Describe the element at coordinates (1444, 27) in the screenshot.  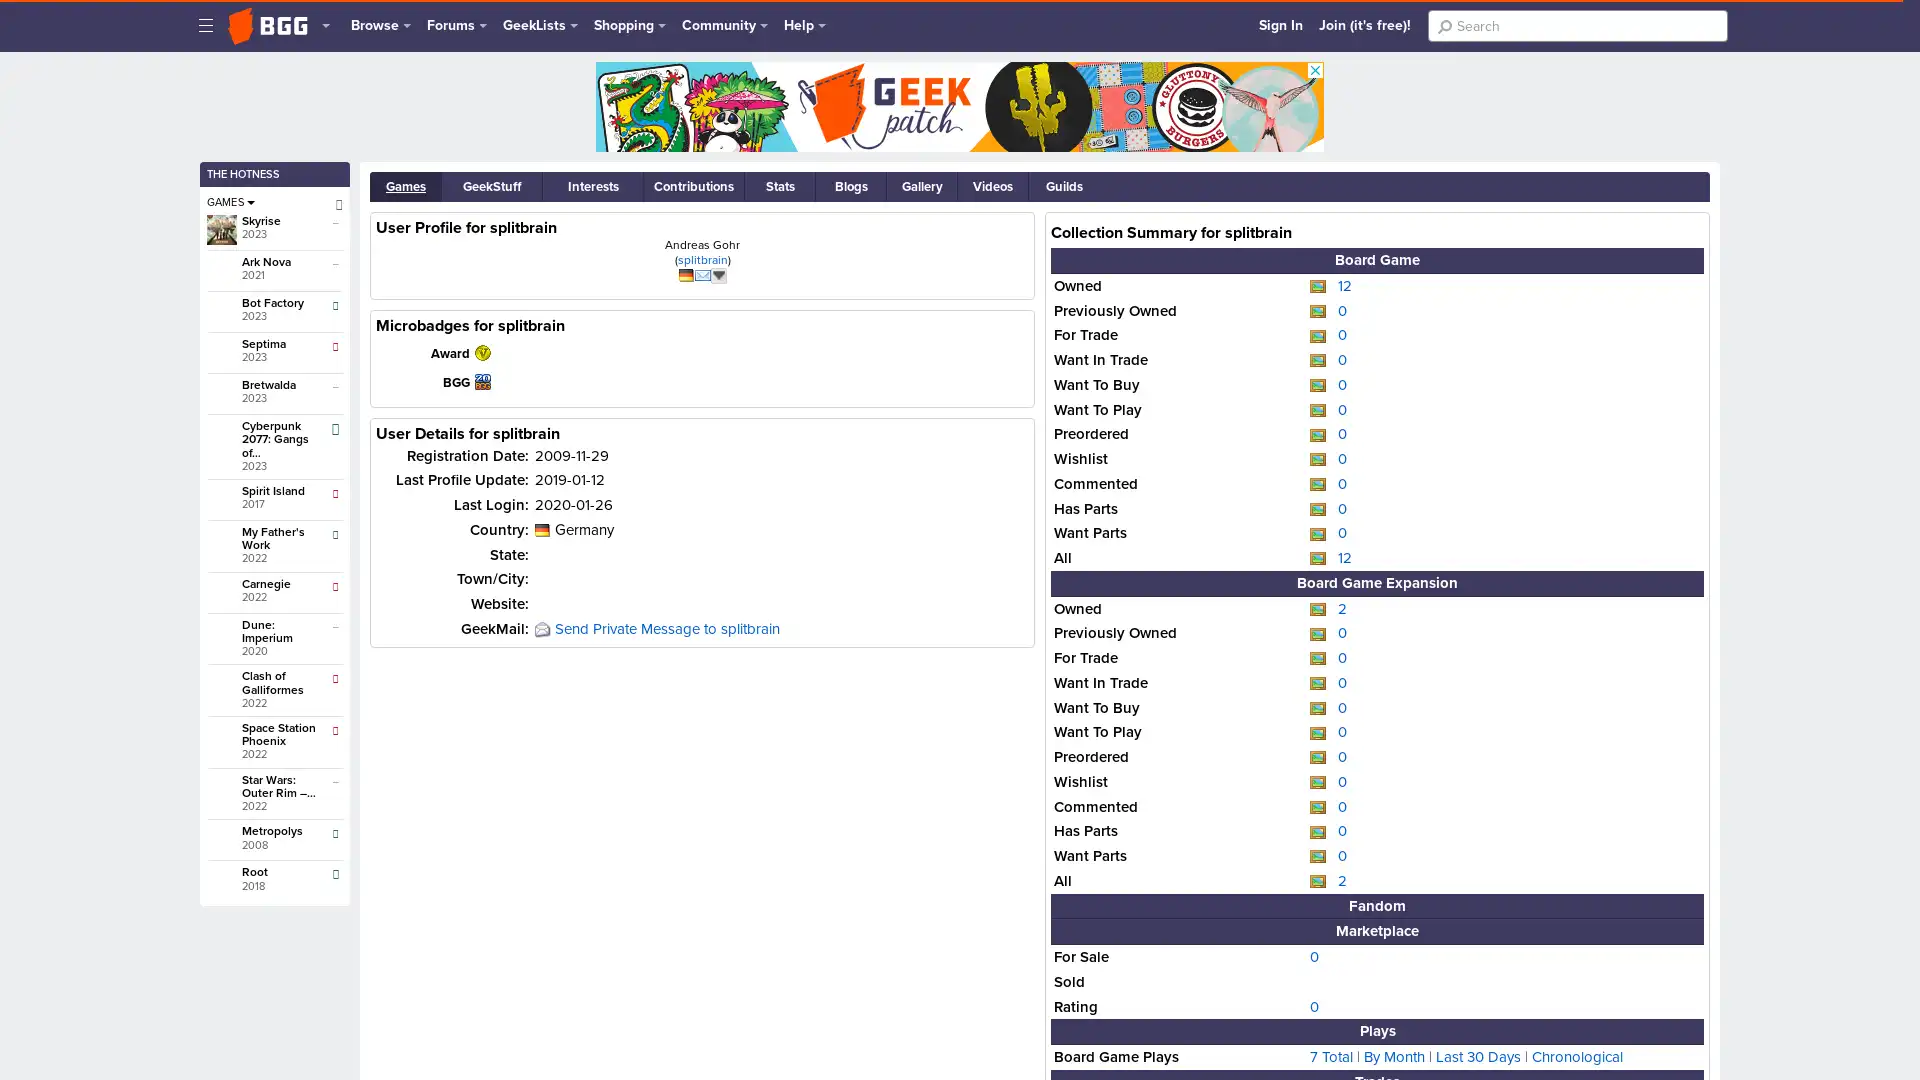
I see `Search` at that location.